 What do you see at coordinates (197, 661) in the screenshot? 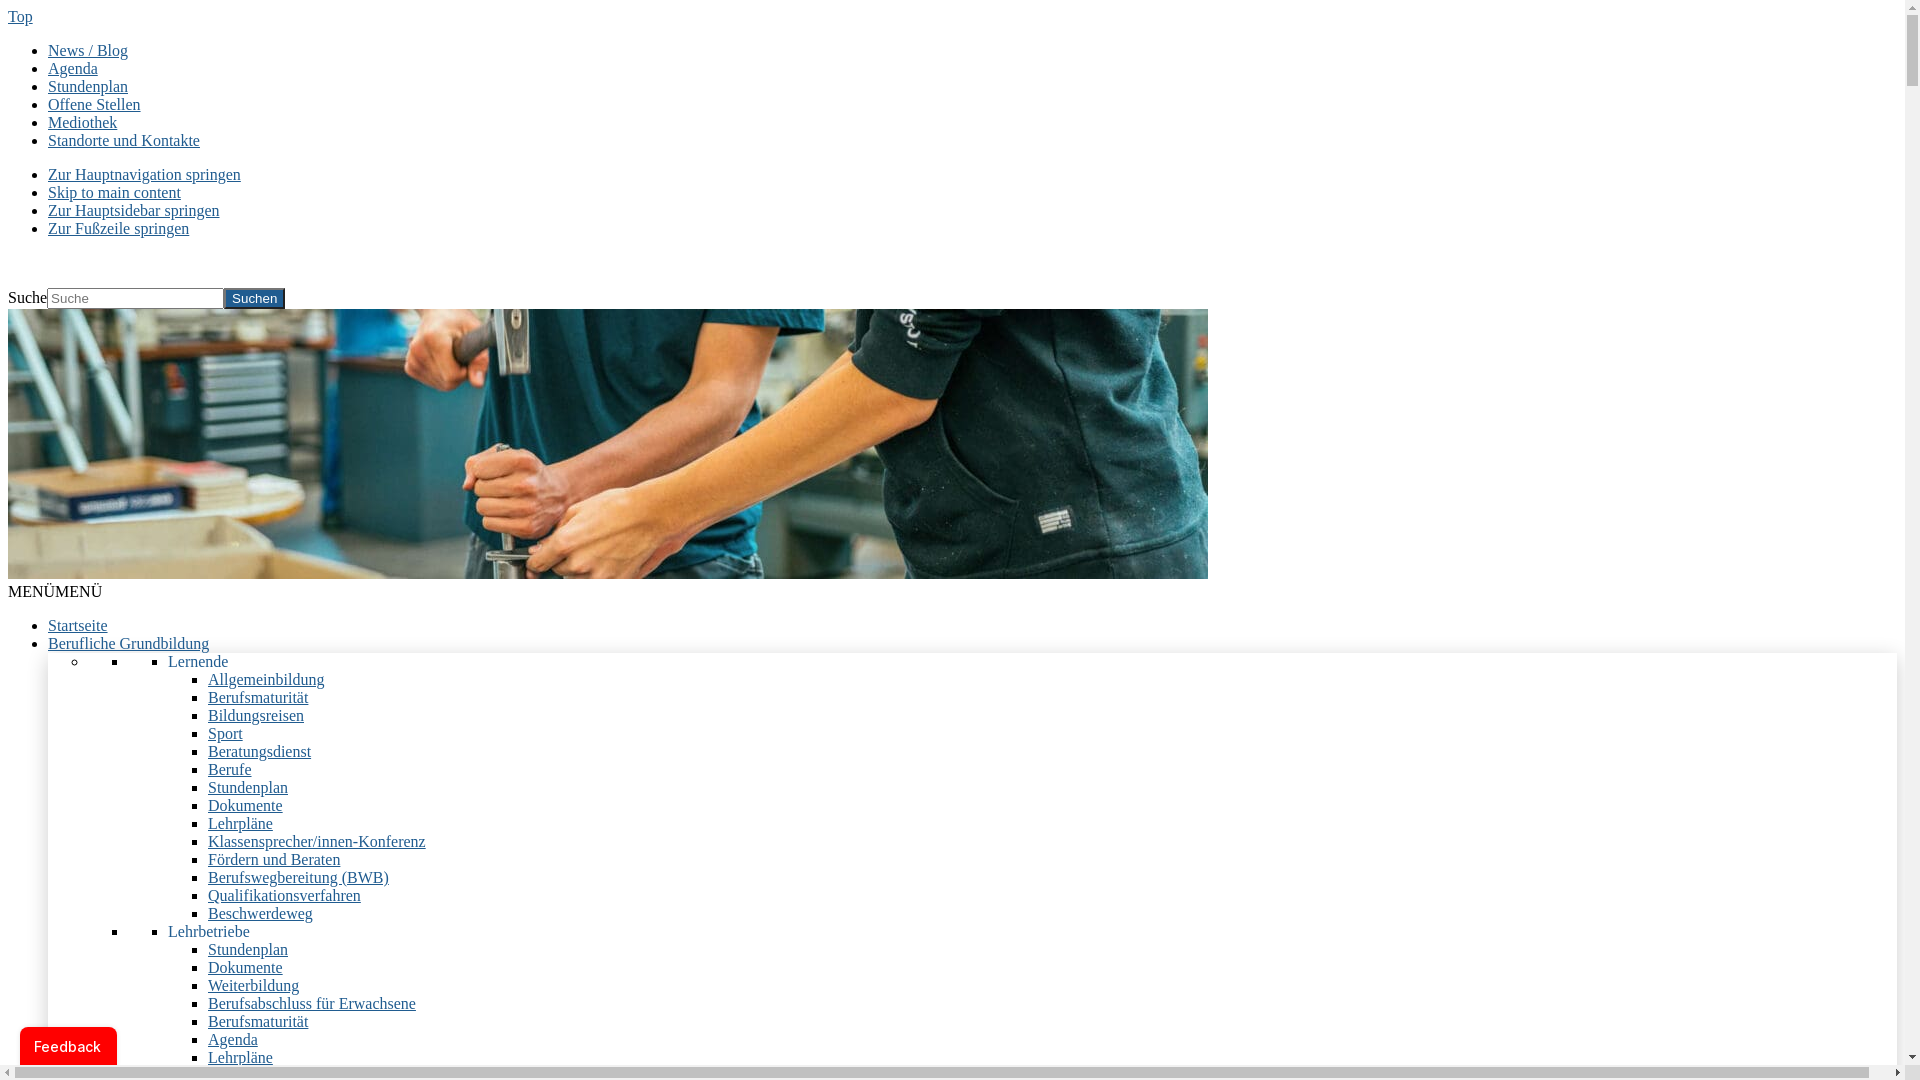
I see `'Lernende'` at bounding box center [197, 661].